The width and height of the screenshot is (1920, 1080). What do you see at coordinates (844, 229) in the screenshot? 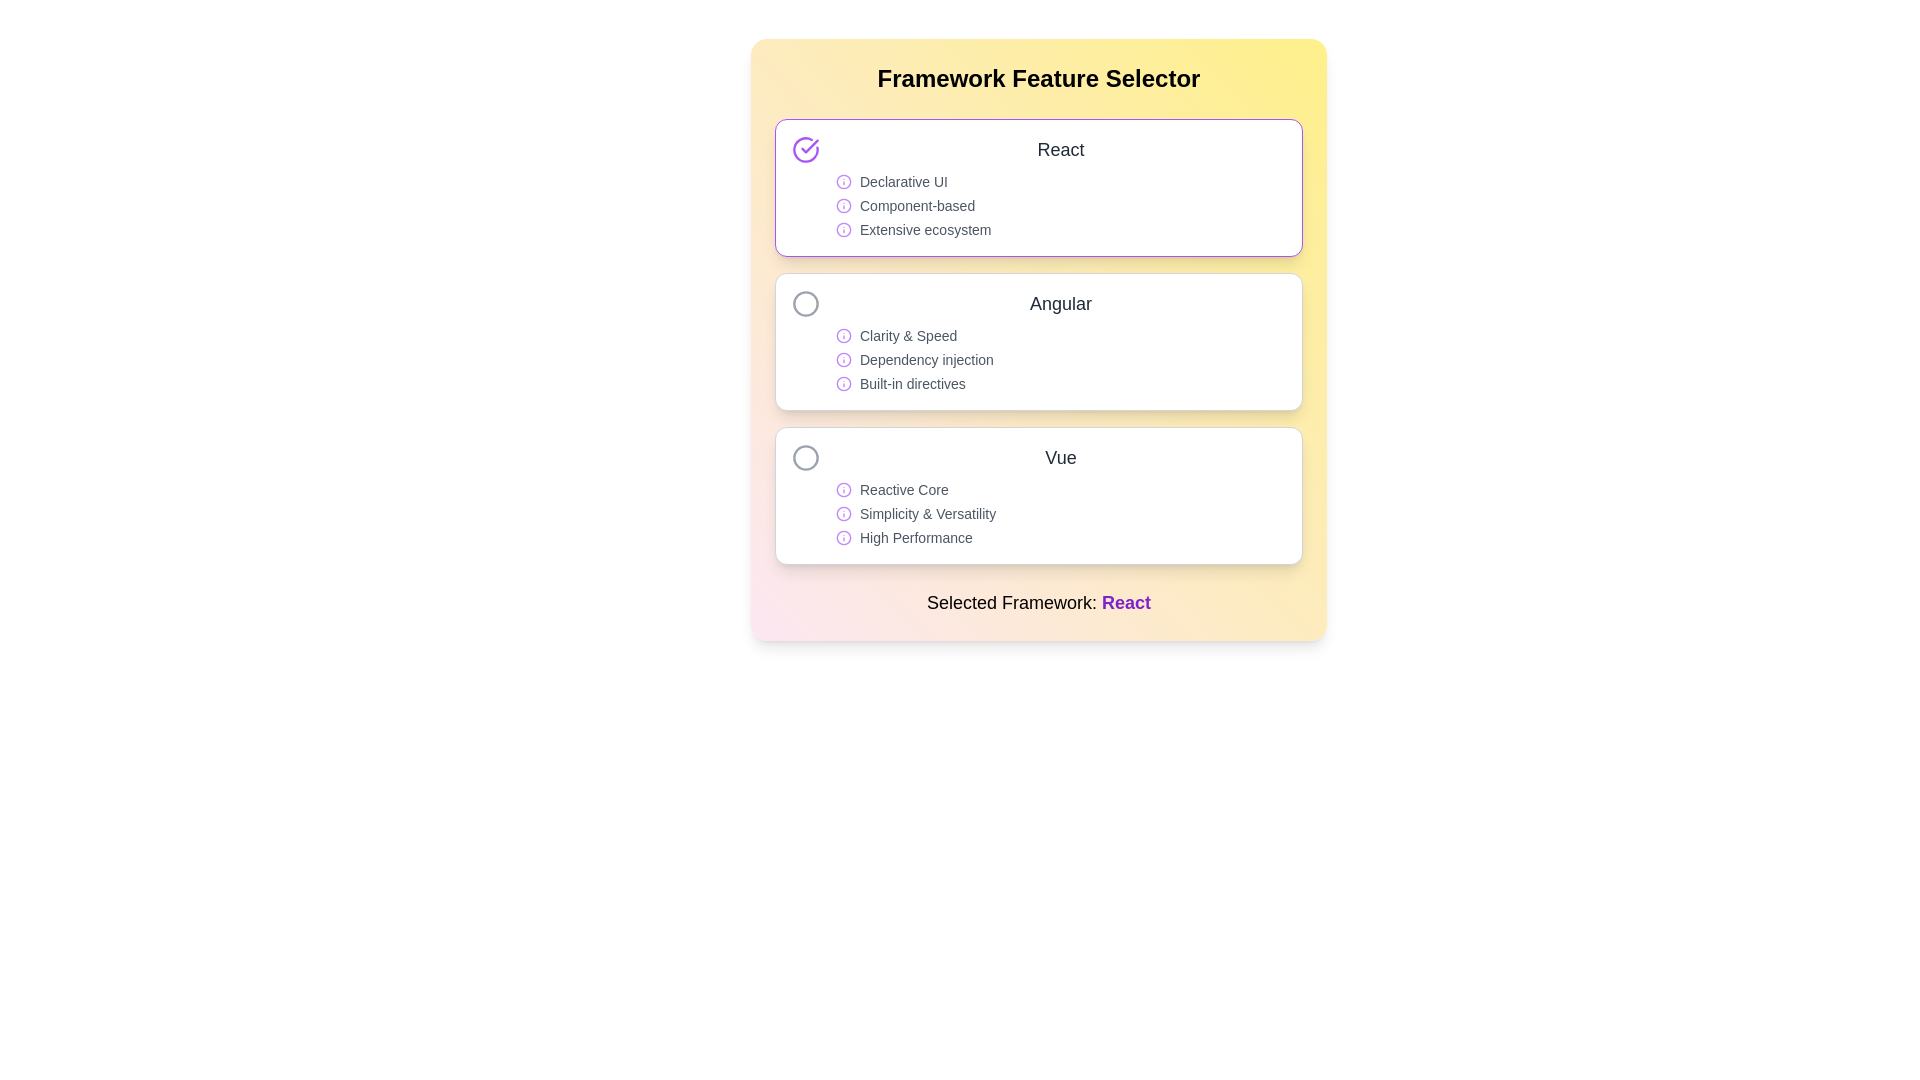
I see `the information/help icon located to the immediate left of the text label 'Extensive ecosystem' within the React section of the uppermost card` at bounding box center [844, 229].